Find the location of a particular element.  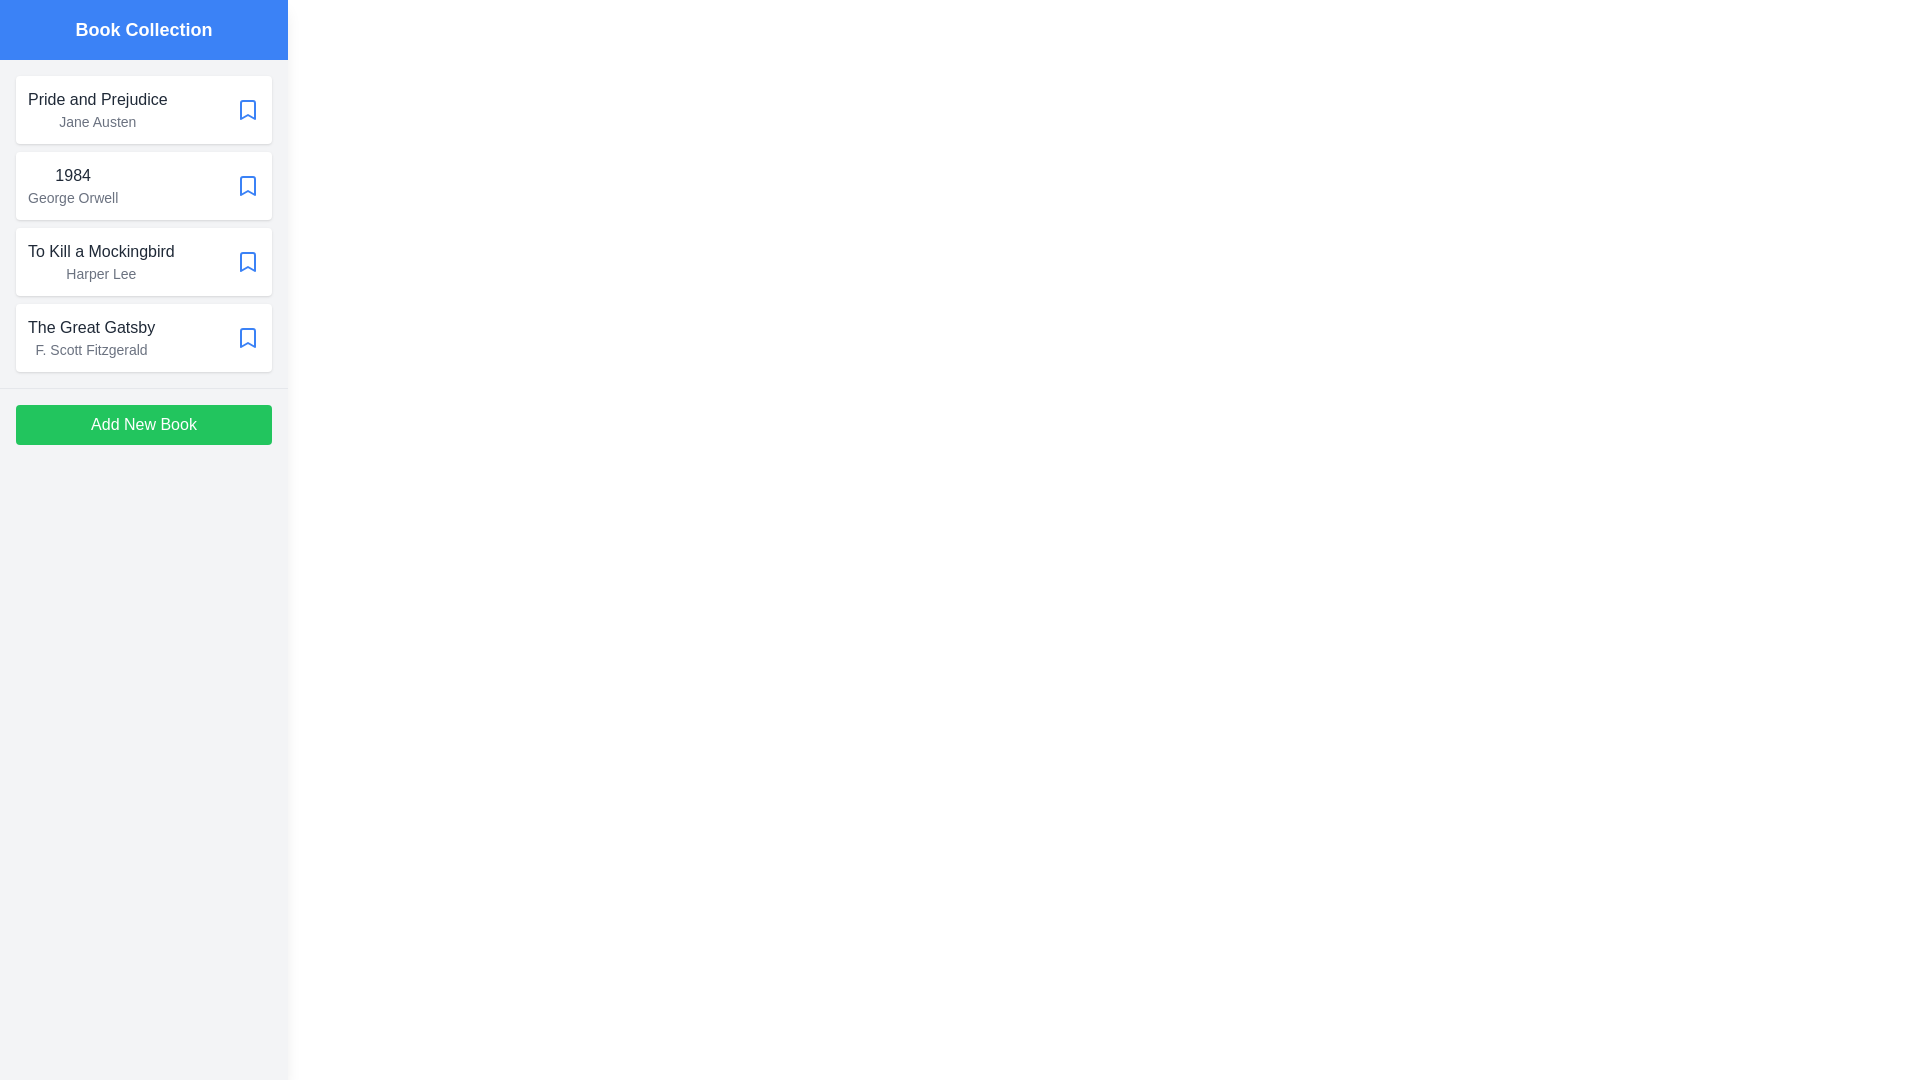

the book item Pride and Prejudice to view additional feedback is located at coordinates (143, 110).